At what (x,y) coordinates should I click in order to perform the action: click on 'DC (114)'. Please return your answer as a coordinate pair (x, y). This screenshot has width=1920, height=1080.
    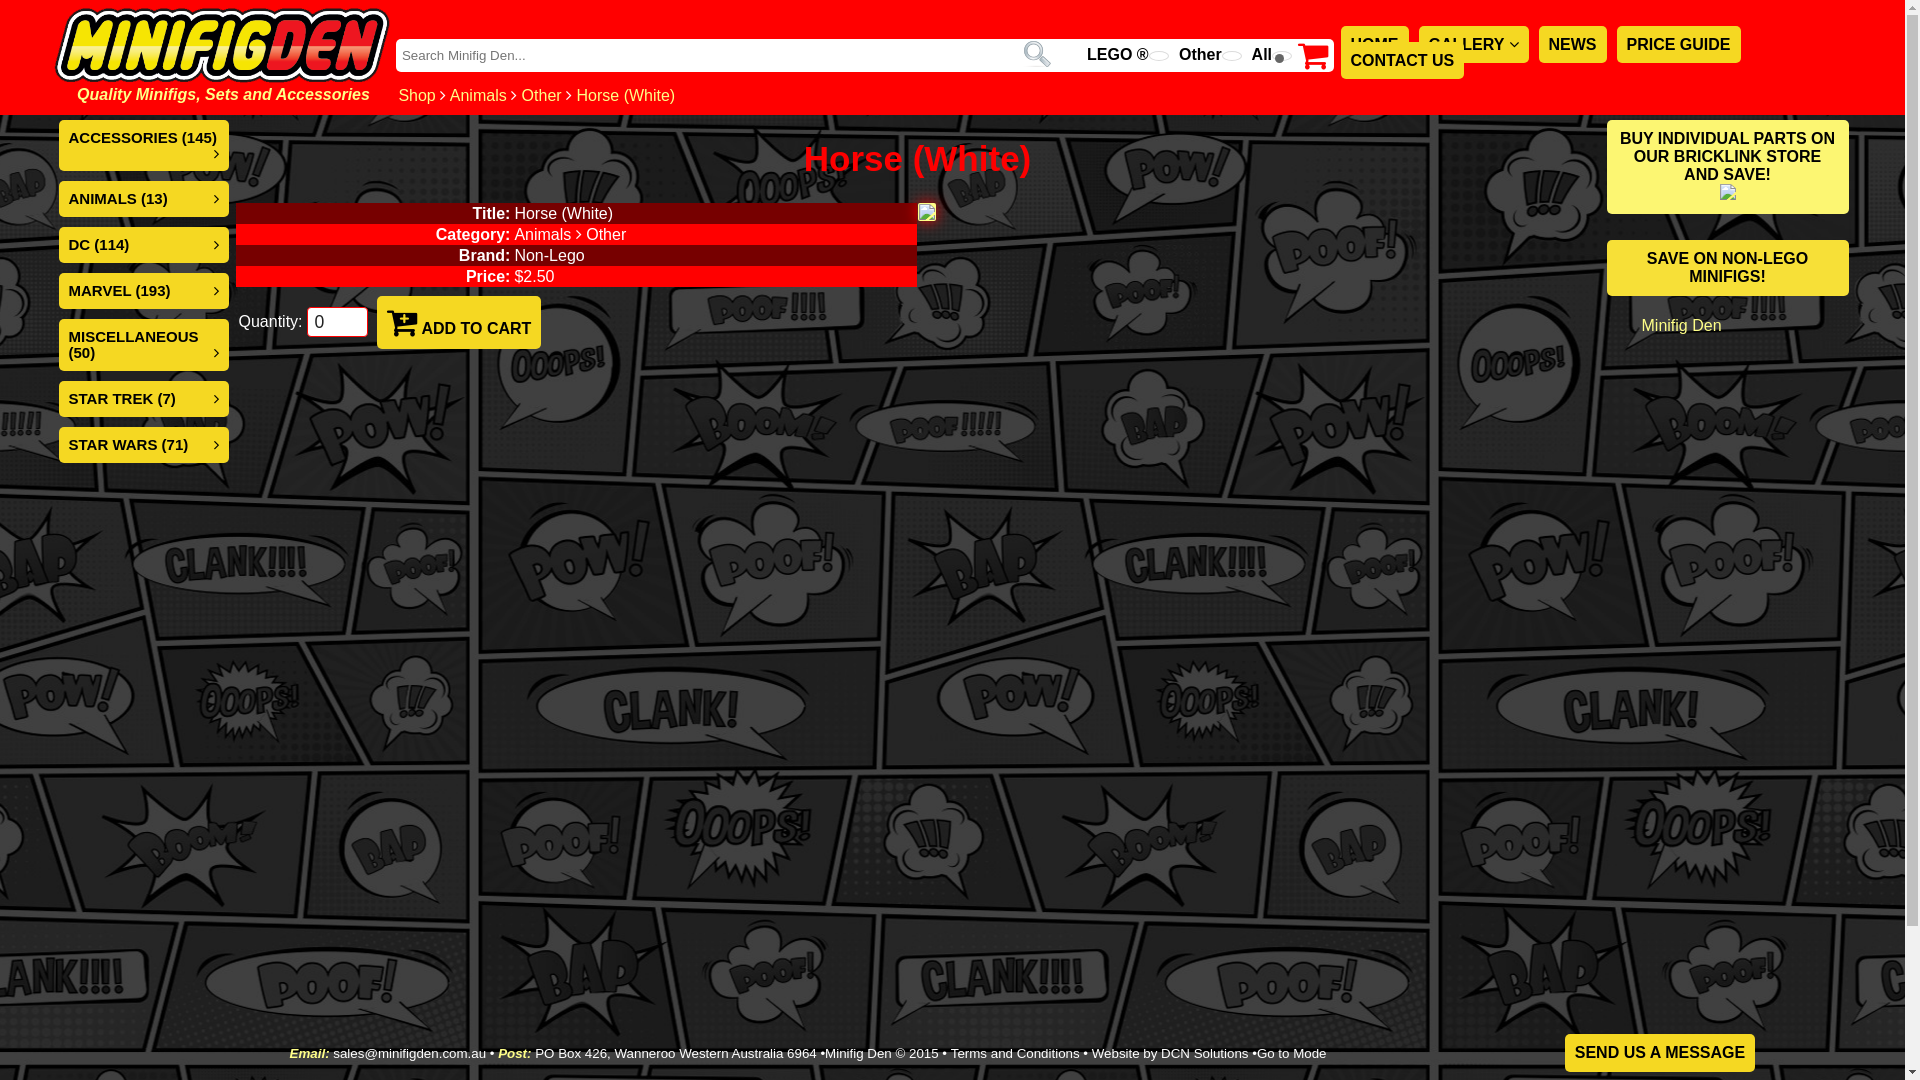
    Looking at the image, I should click on (97, 243).